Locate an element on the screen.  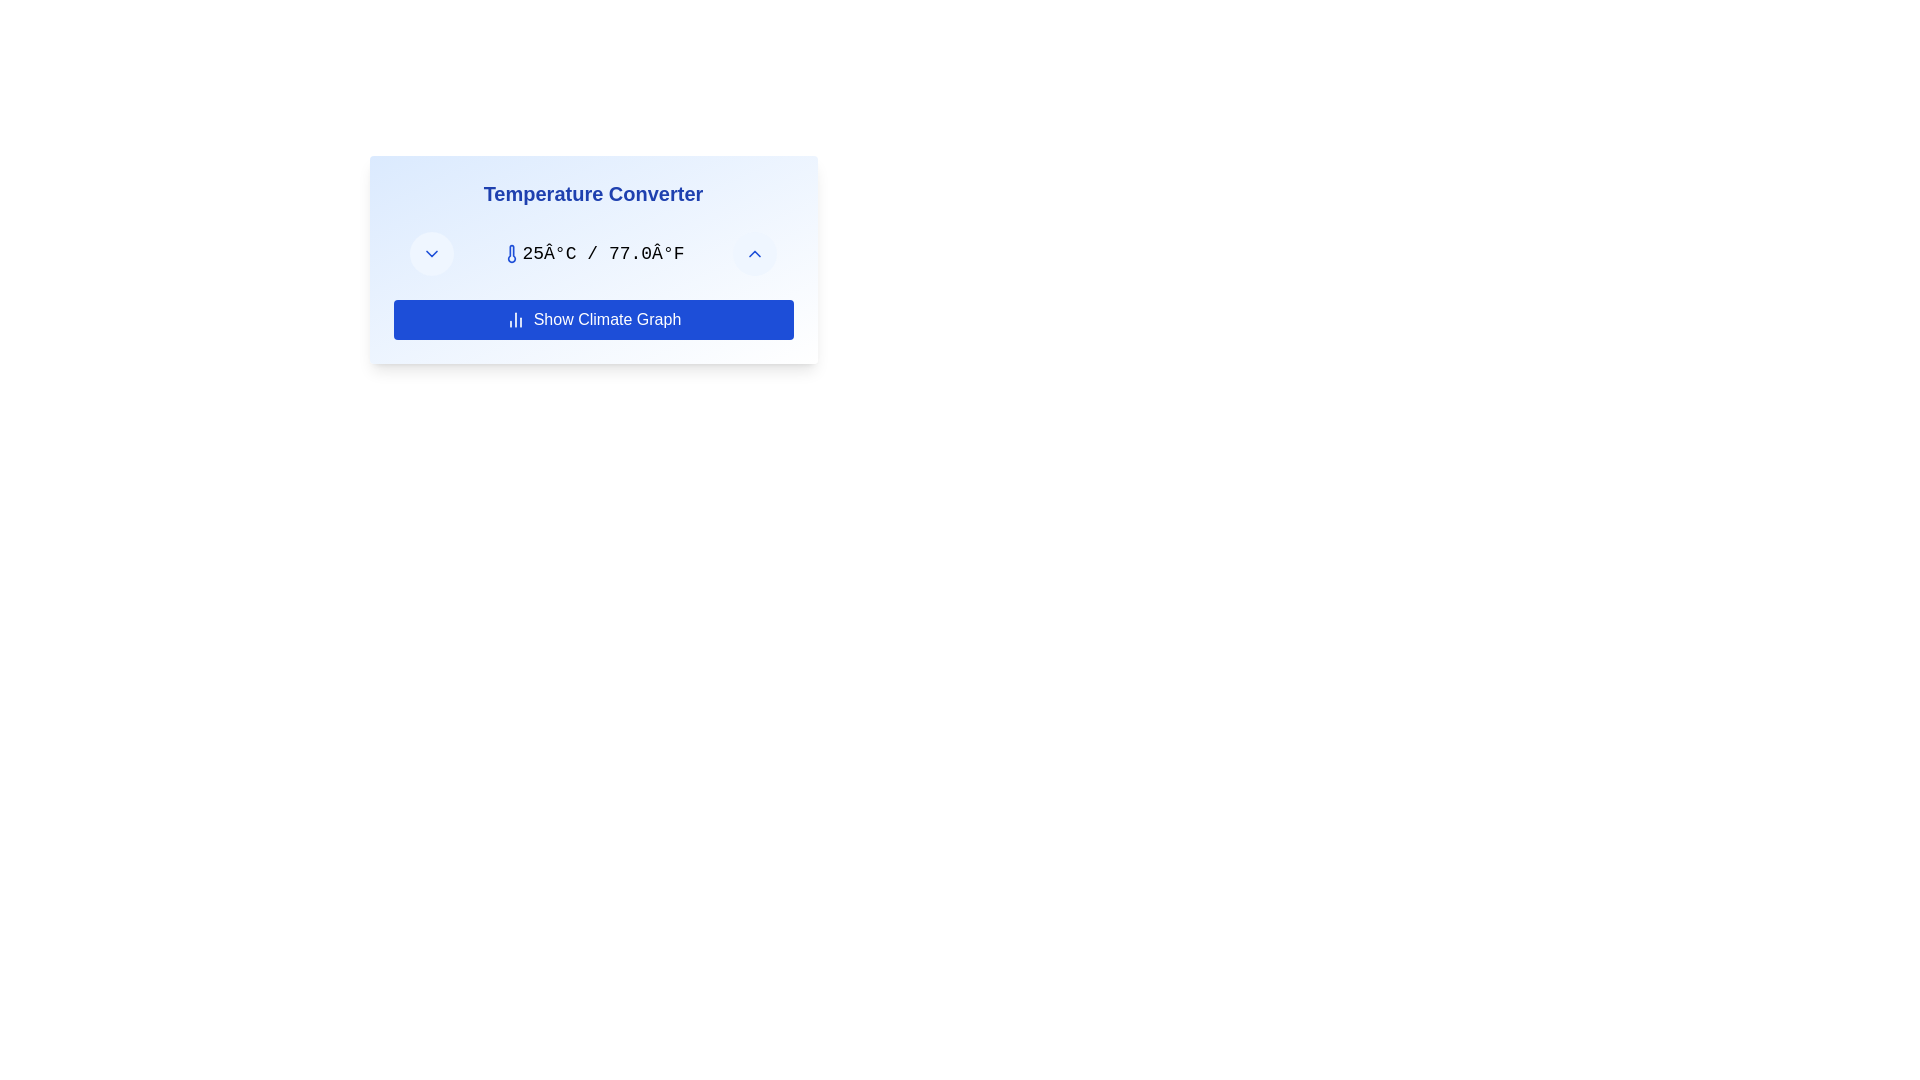
the chevron icon located within the circular button at the top-left corner of the 'Temperature Converter' panel is located at coordinates (430, 253).